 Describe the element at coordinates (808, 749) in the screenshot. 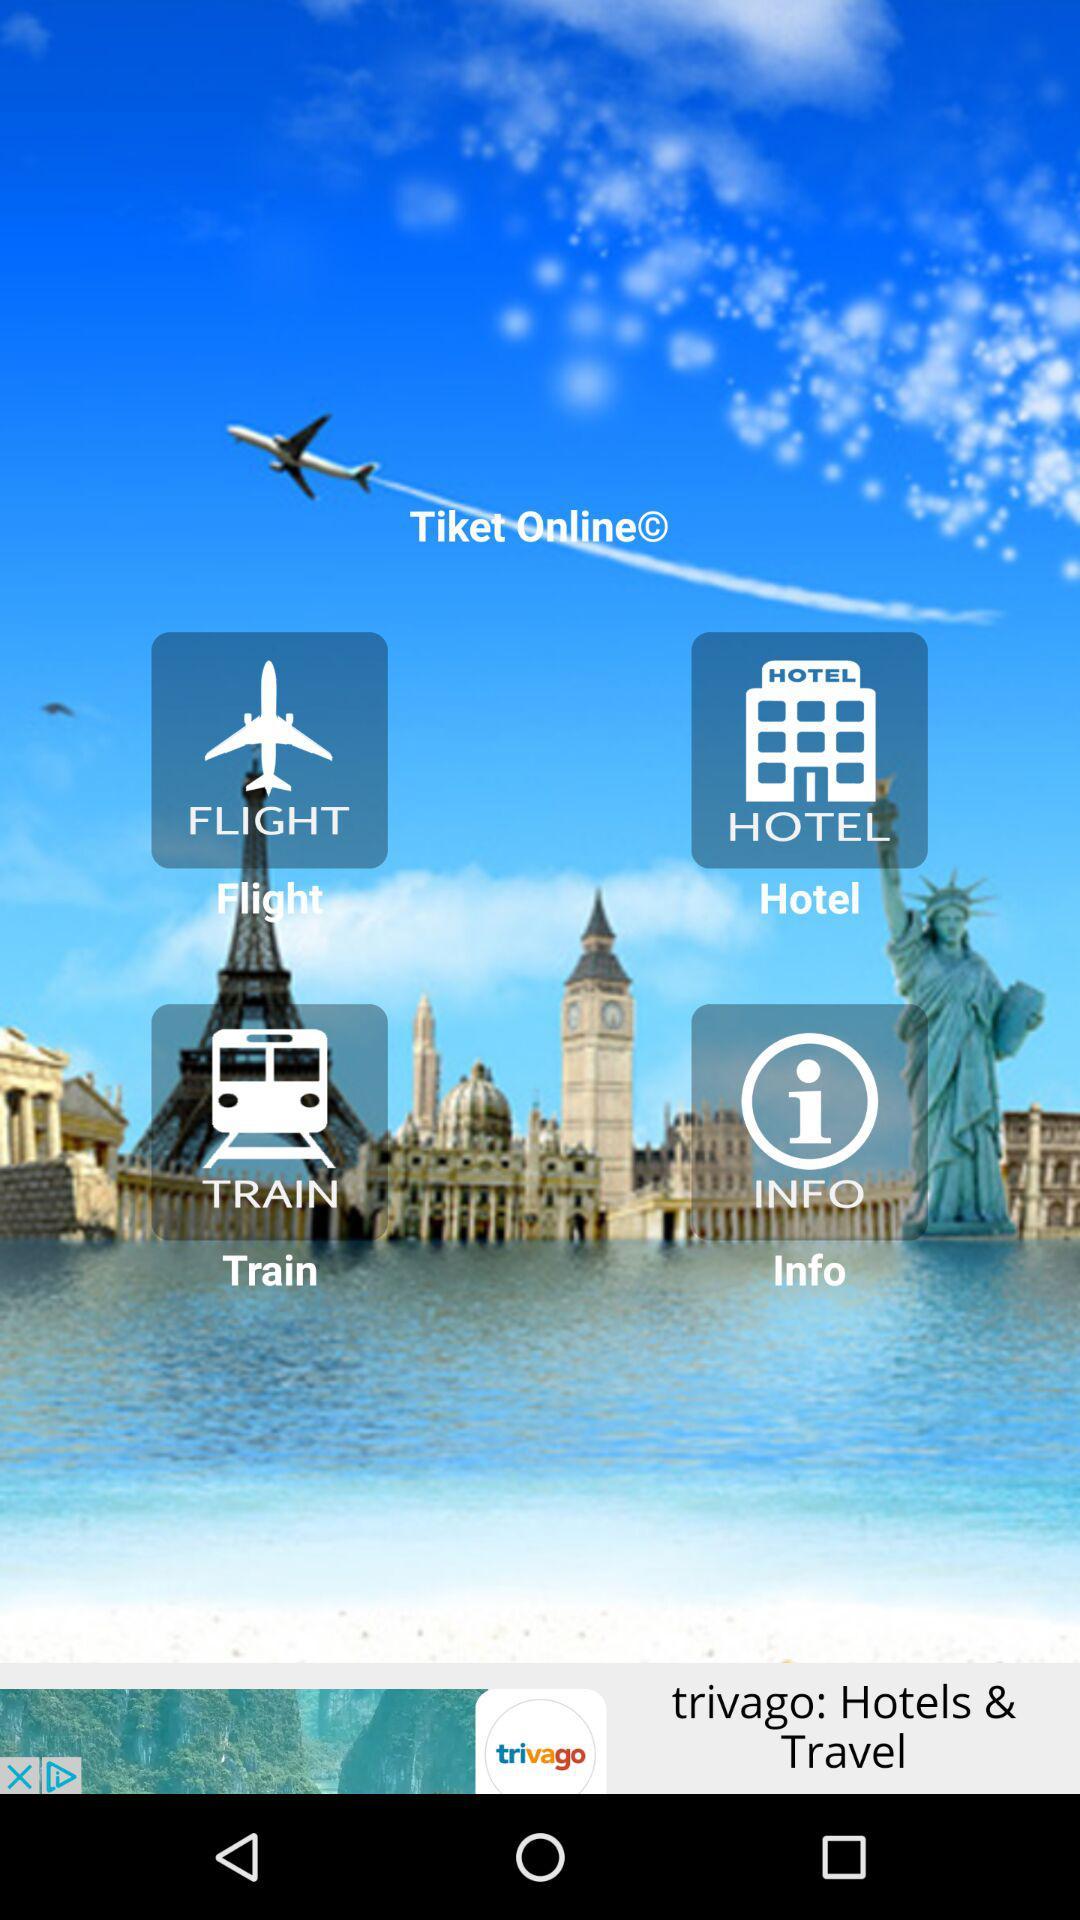

I see `switch to hotel option` at that location.